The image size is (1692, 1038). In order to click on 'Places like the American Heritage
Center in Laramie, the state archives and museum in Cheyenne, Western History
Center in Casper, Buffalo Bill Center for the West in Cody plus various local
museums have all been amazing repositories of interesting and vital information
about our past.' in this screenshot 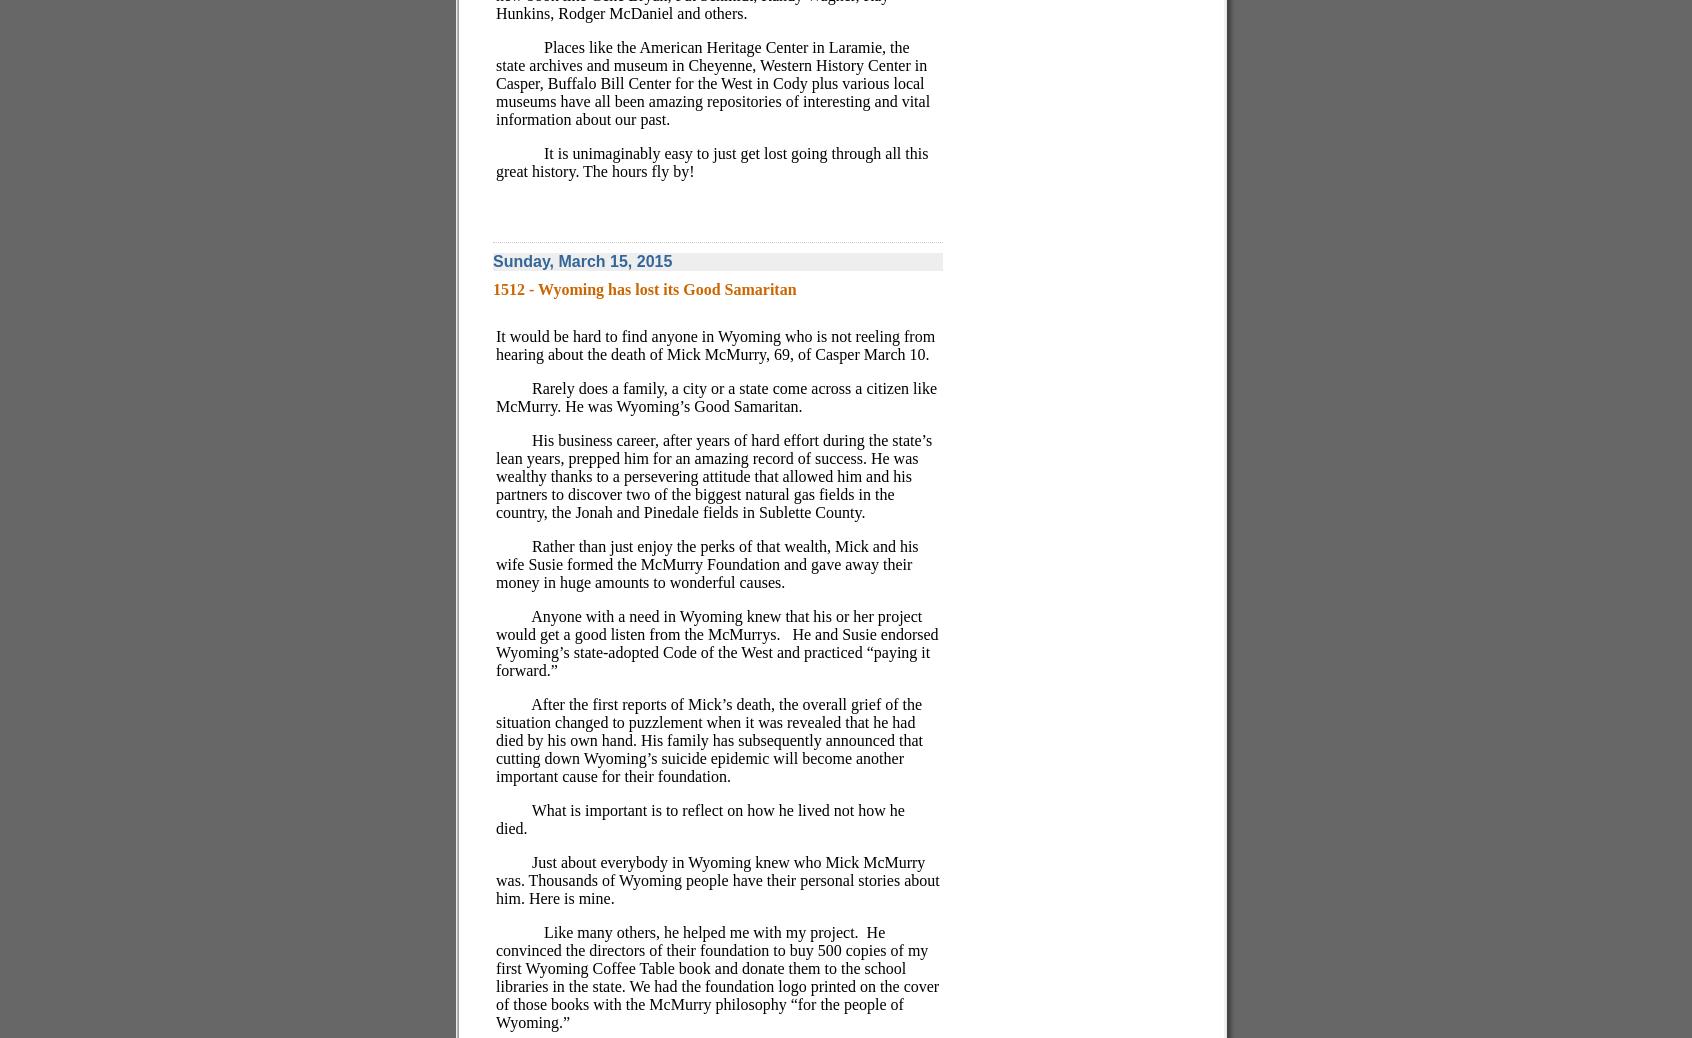, I will do `click(712, 81)`.